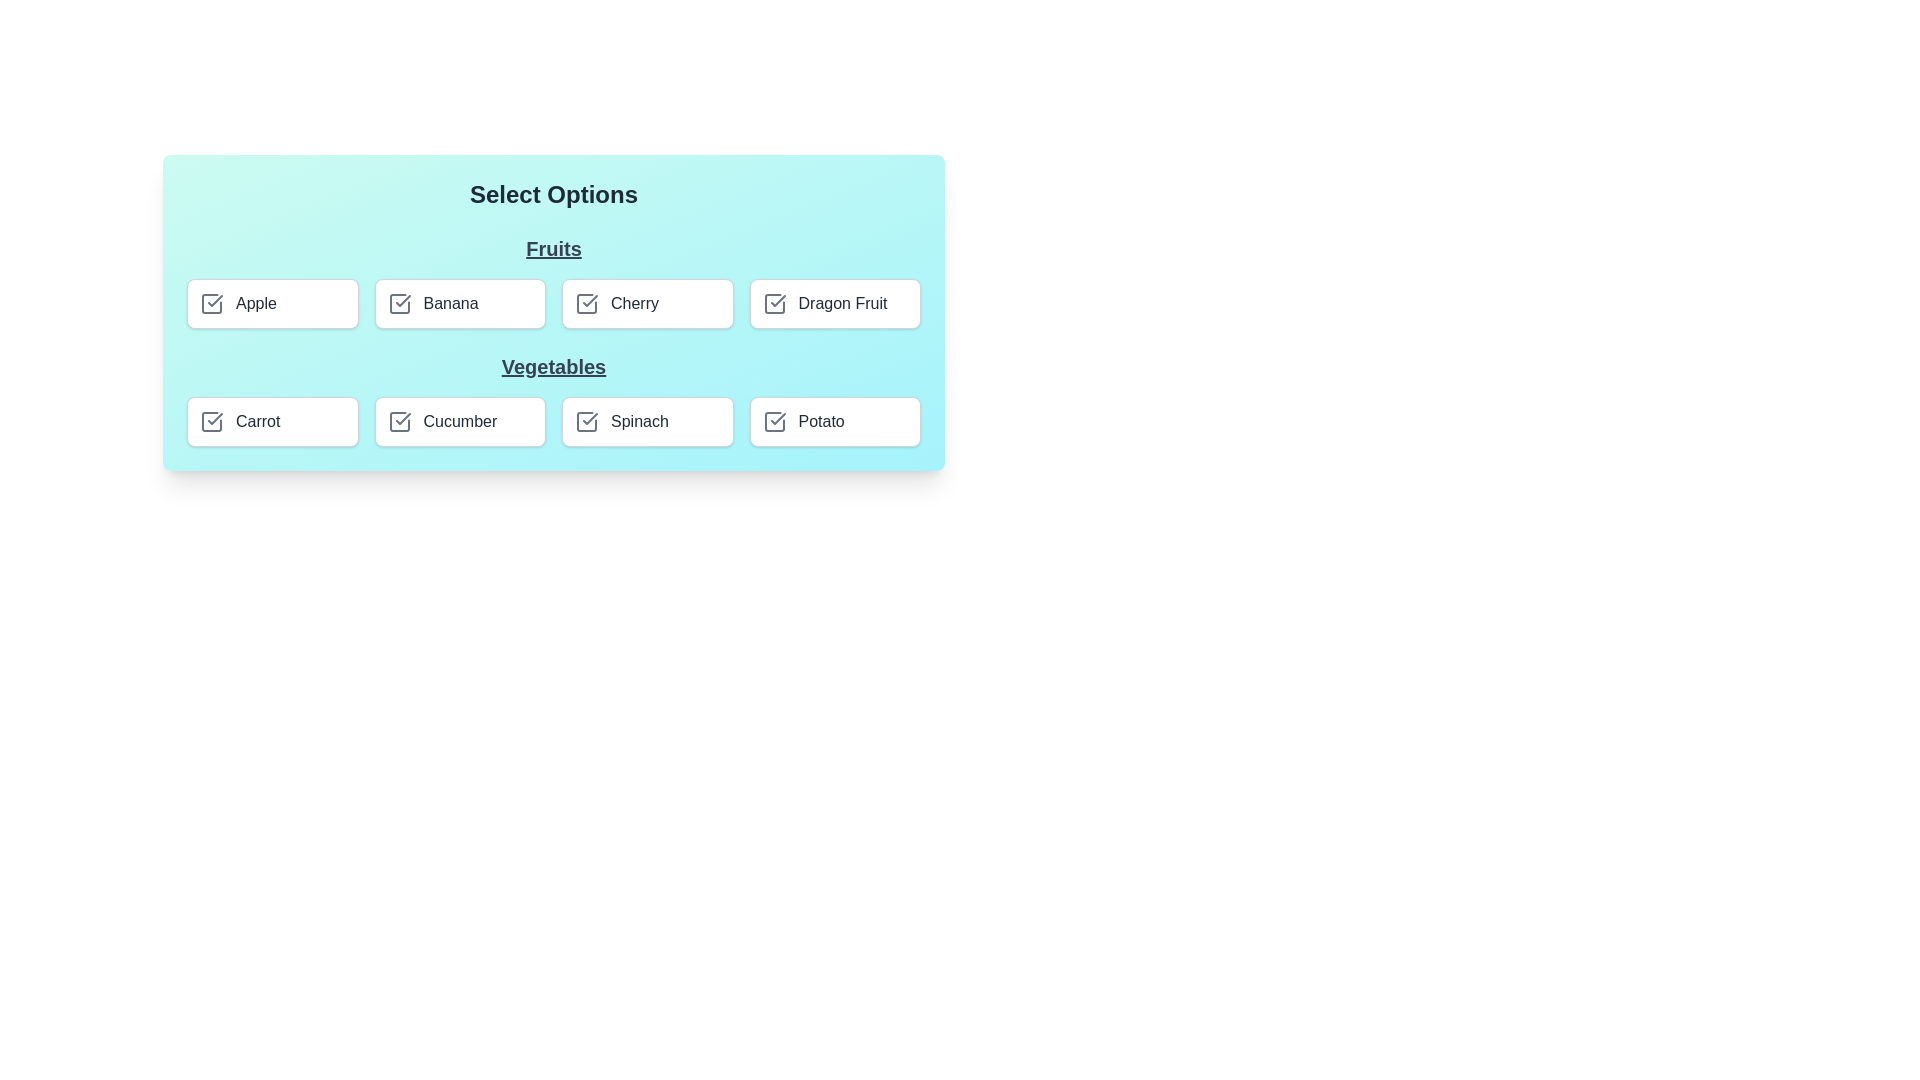 The height and width of the screenshot is (1080, 1920). What do you see at coordinates (399, 304) in the screenshot?
I see `the SVG graphic representing a checkmark within the checkbox for the 'Banana' option, which indicates its selection state in the Fruits section` at bounding box center [399, 304].